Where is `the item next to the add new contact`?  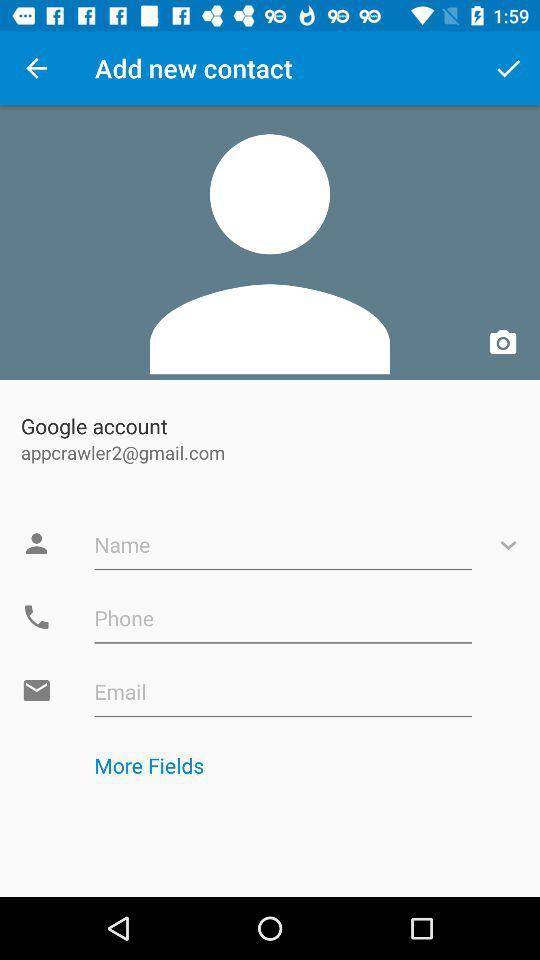 the item next to the add new contact is located at coordinates (508, 68).